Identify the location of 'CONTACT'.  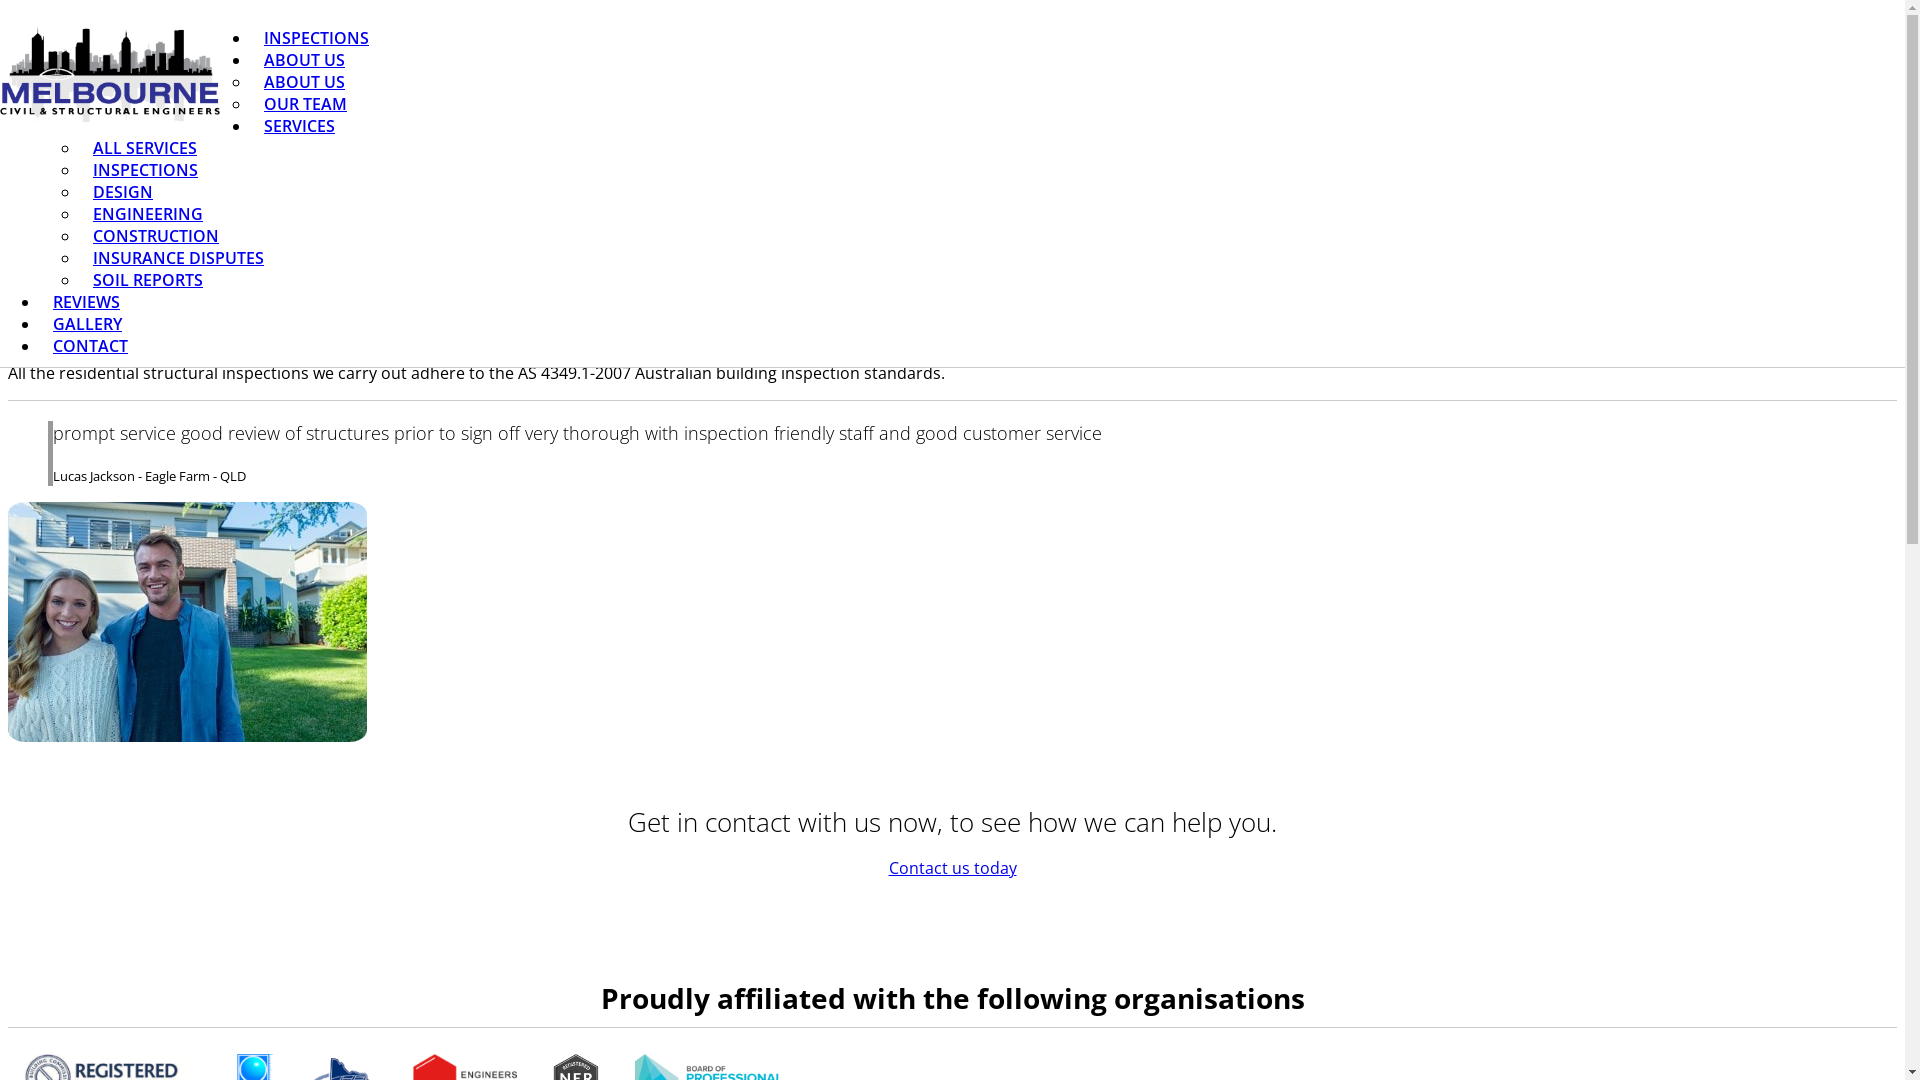
(89, 345).